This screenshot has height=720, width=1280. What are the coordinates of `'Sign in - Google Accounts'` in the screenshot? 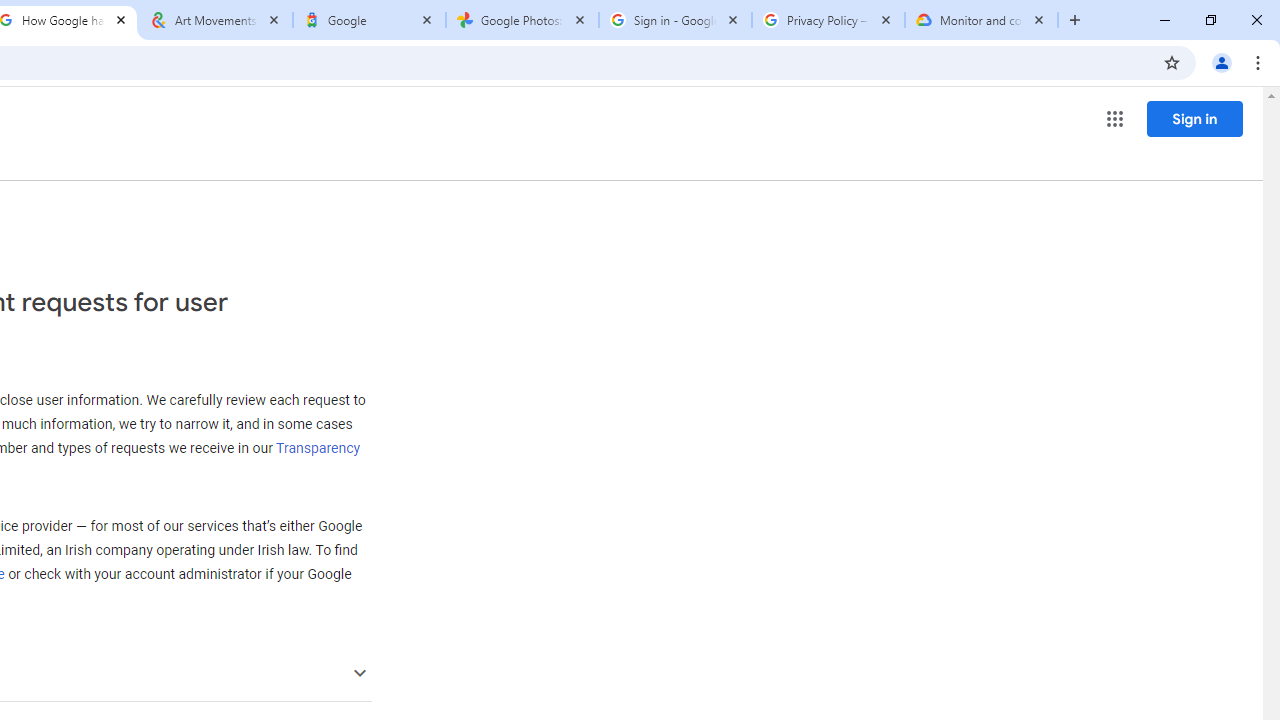 It's located at (675, 20).